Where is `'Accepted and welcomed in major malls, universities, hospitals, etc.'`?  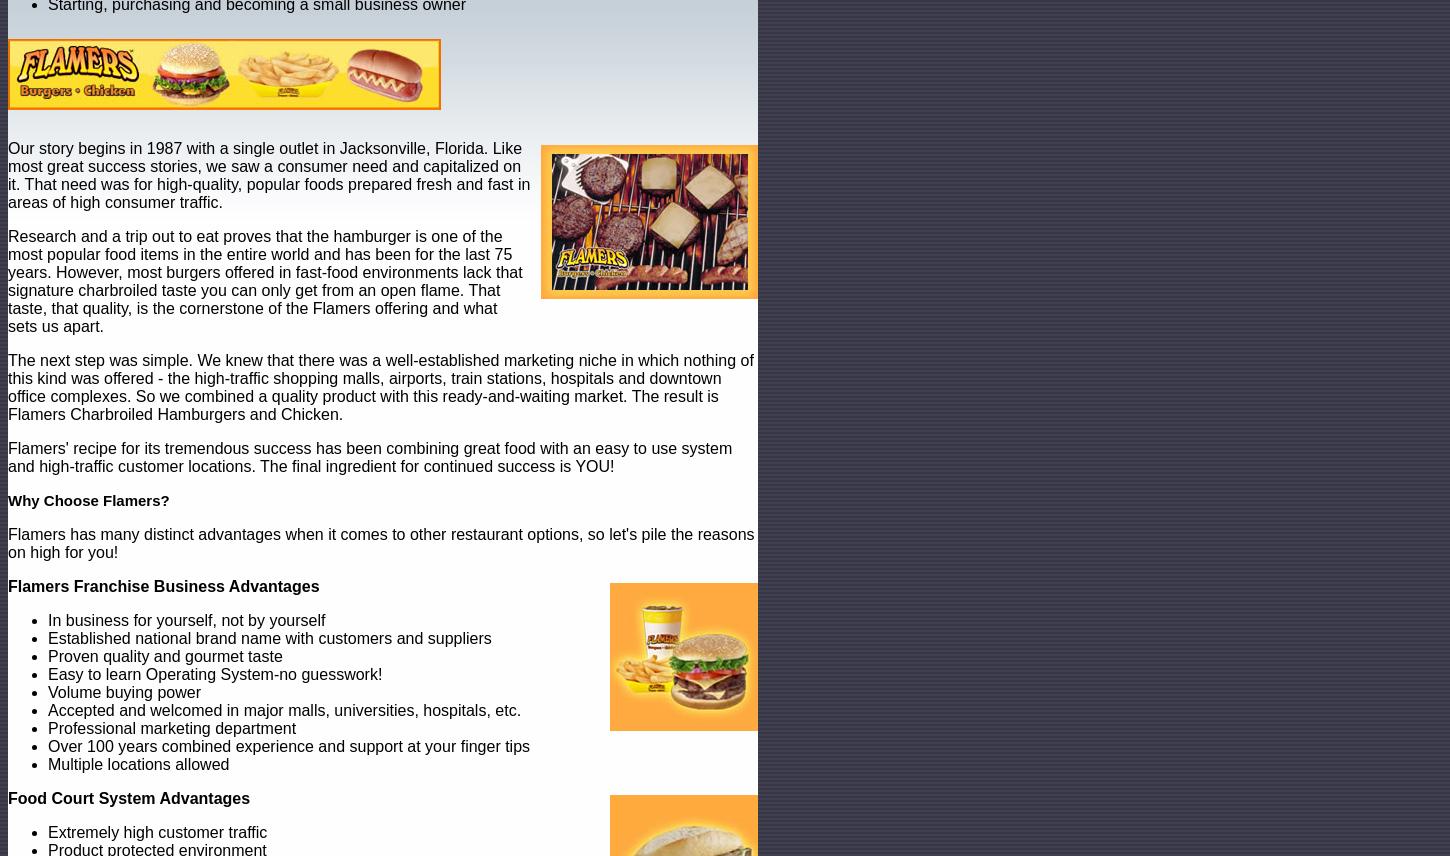 'Accepted and welcomed in major malls, universities, hospitals, etc.' is located at coordinates (284, 709).